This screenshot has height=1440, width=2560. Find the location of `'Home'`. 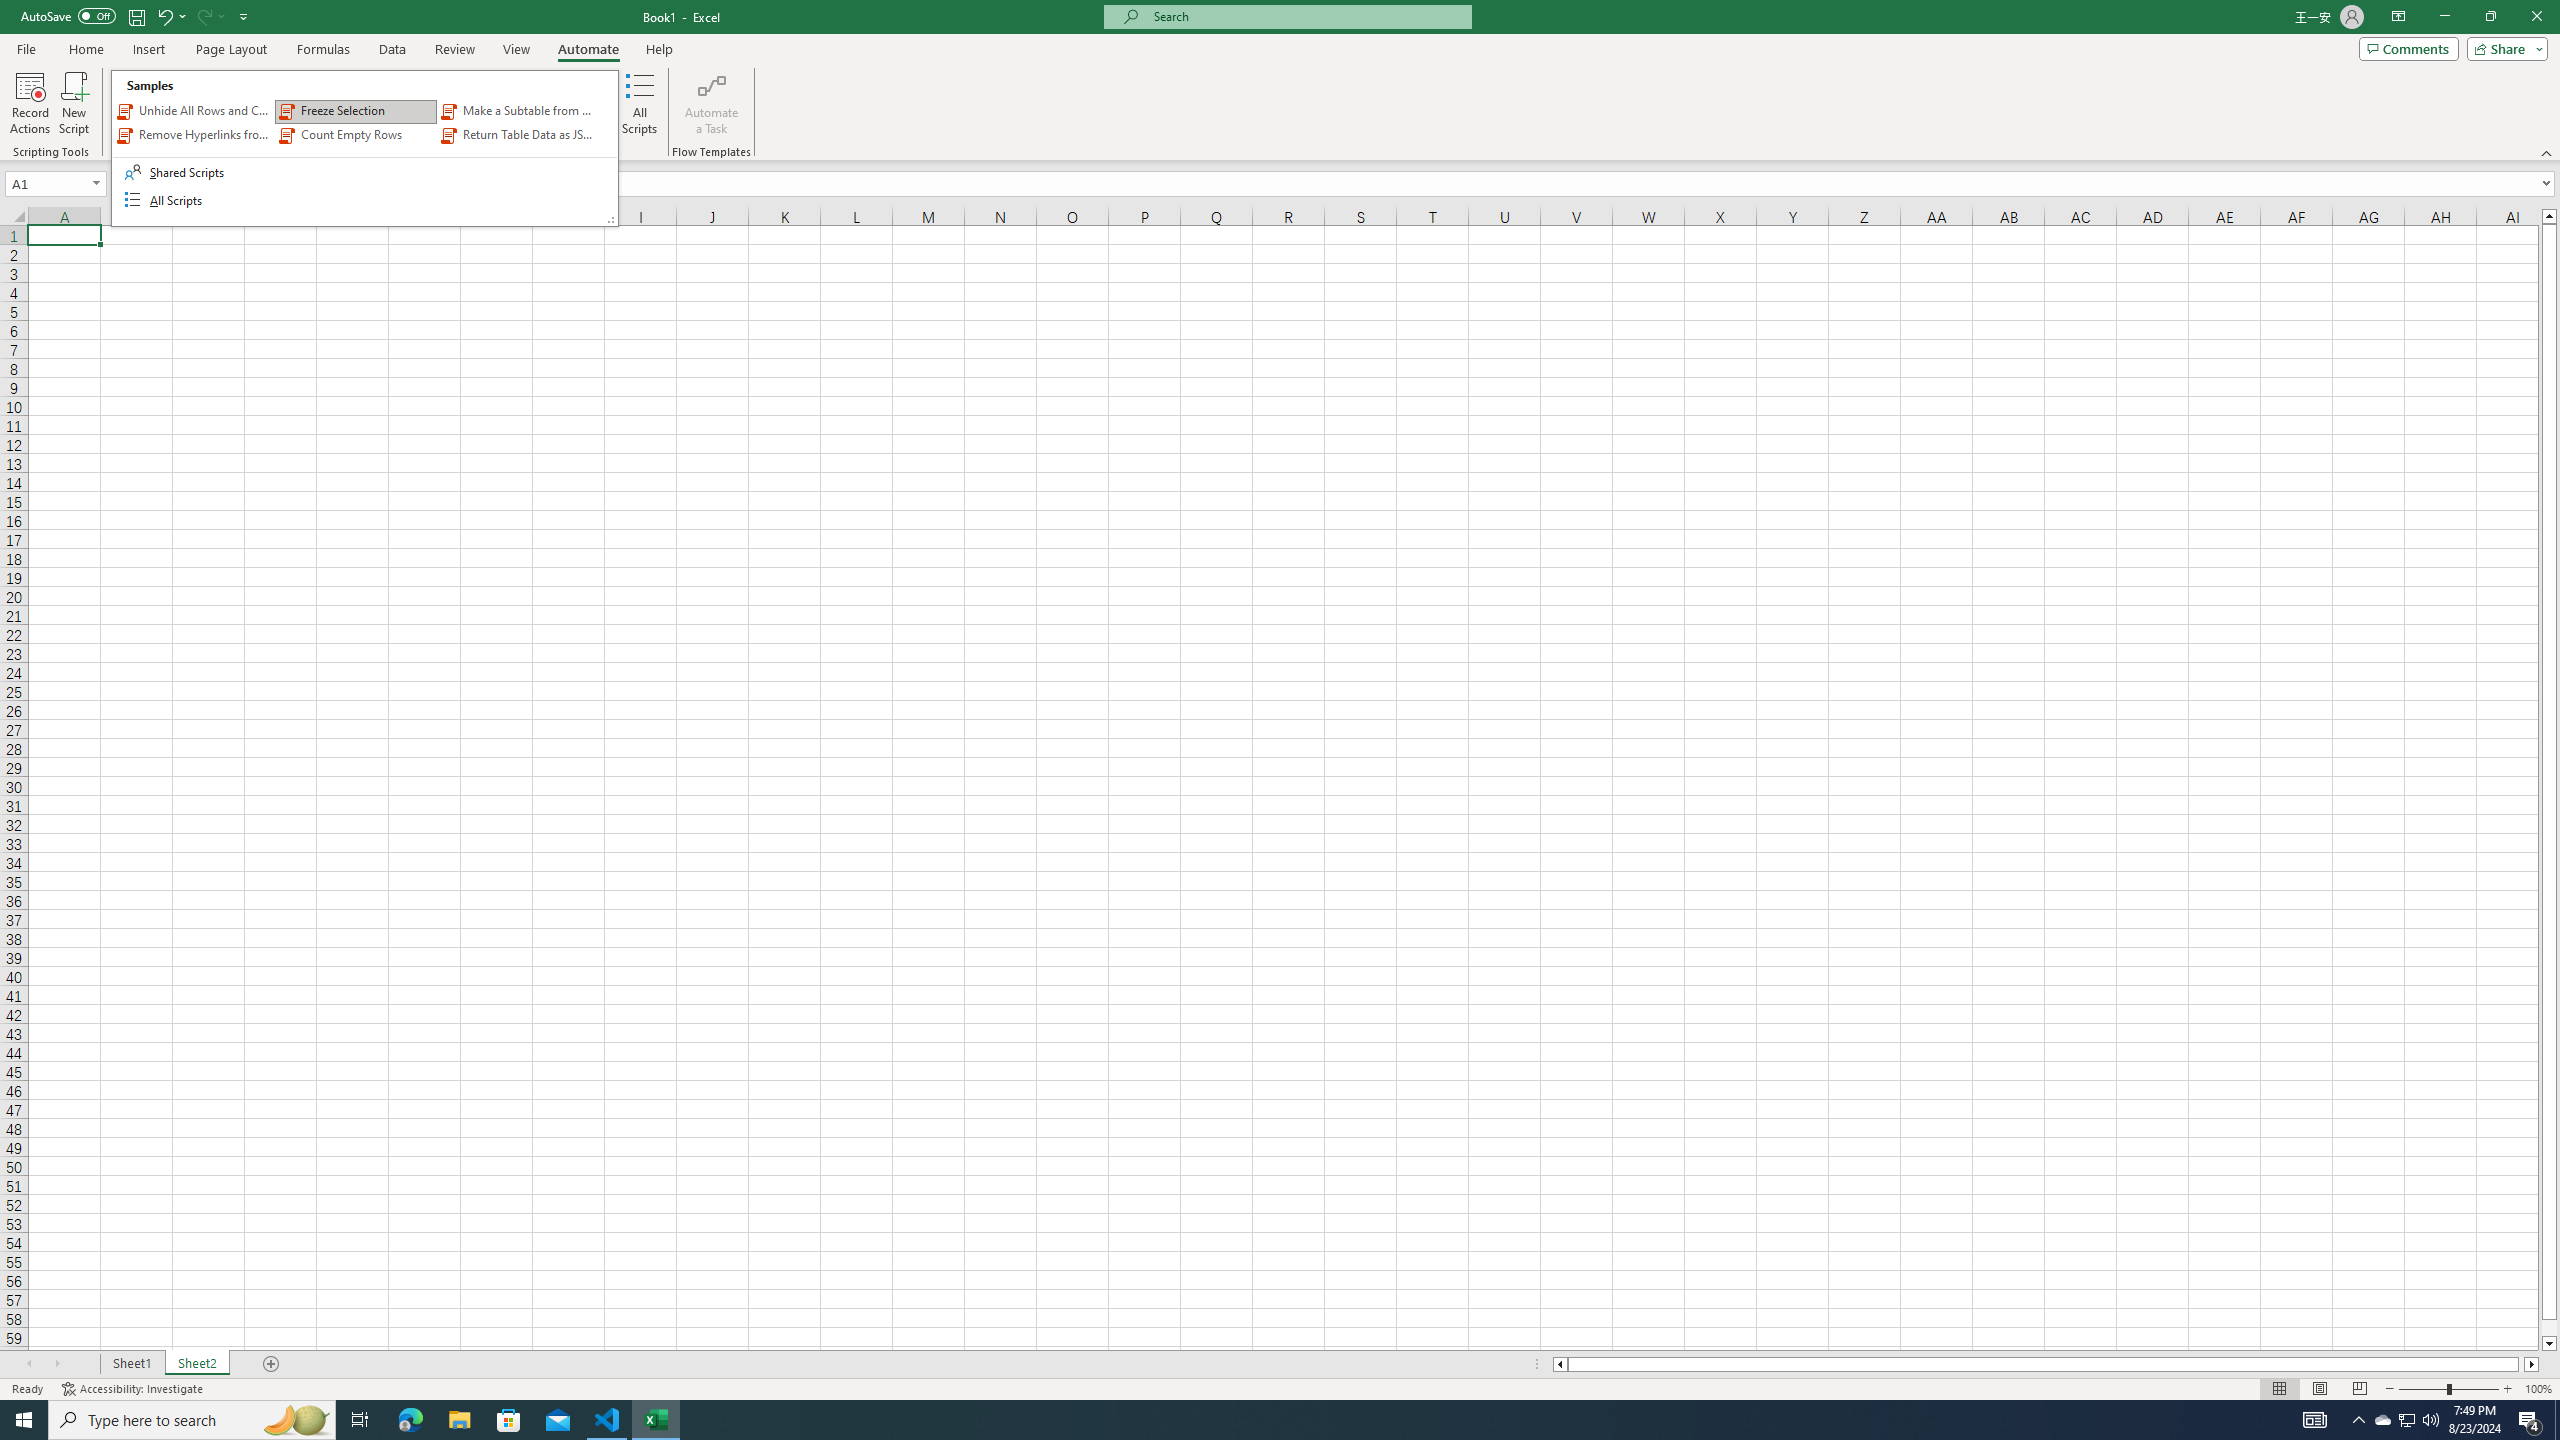

'Home' is located at coordinates (85, 49).